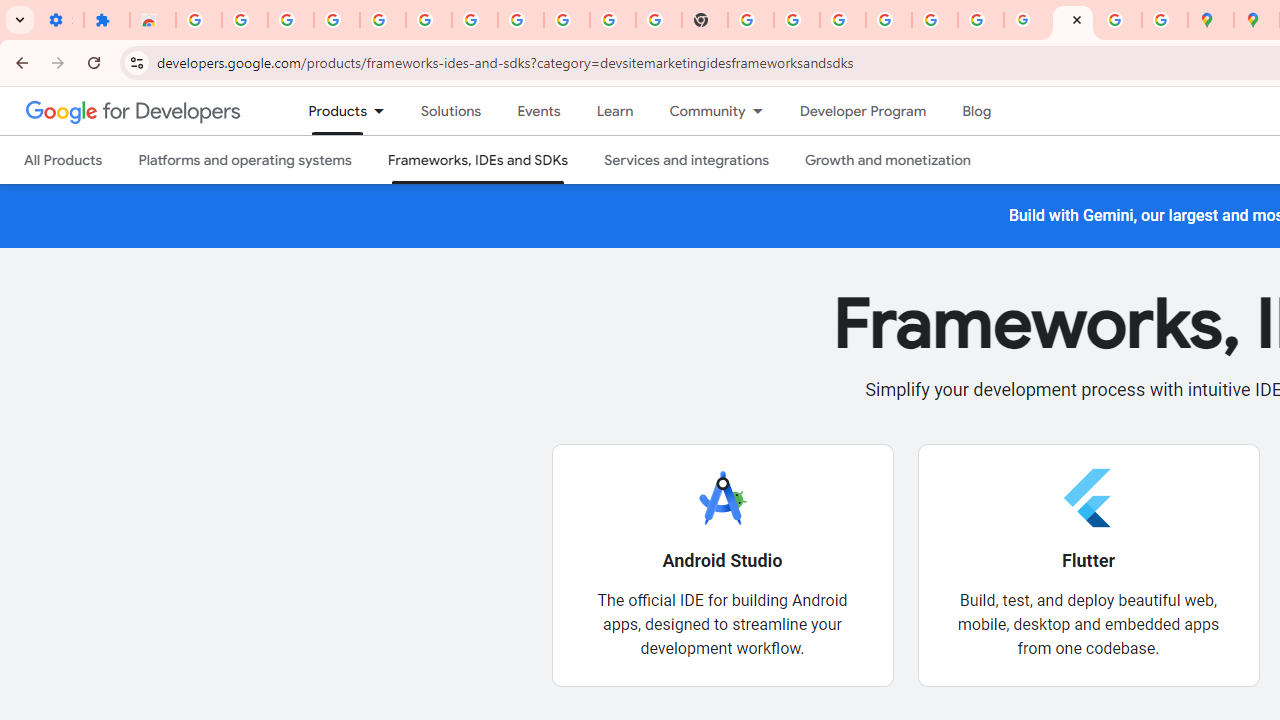  Describe the element at coordinates (1087, 496) in the screenshot. I see `'Flutter logo'` at that location.